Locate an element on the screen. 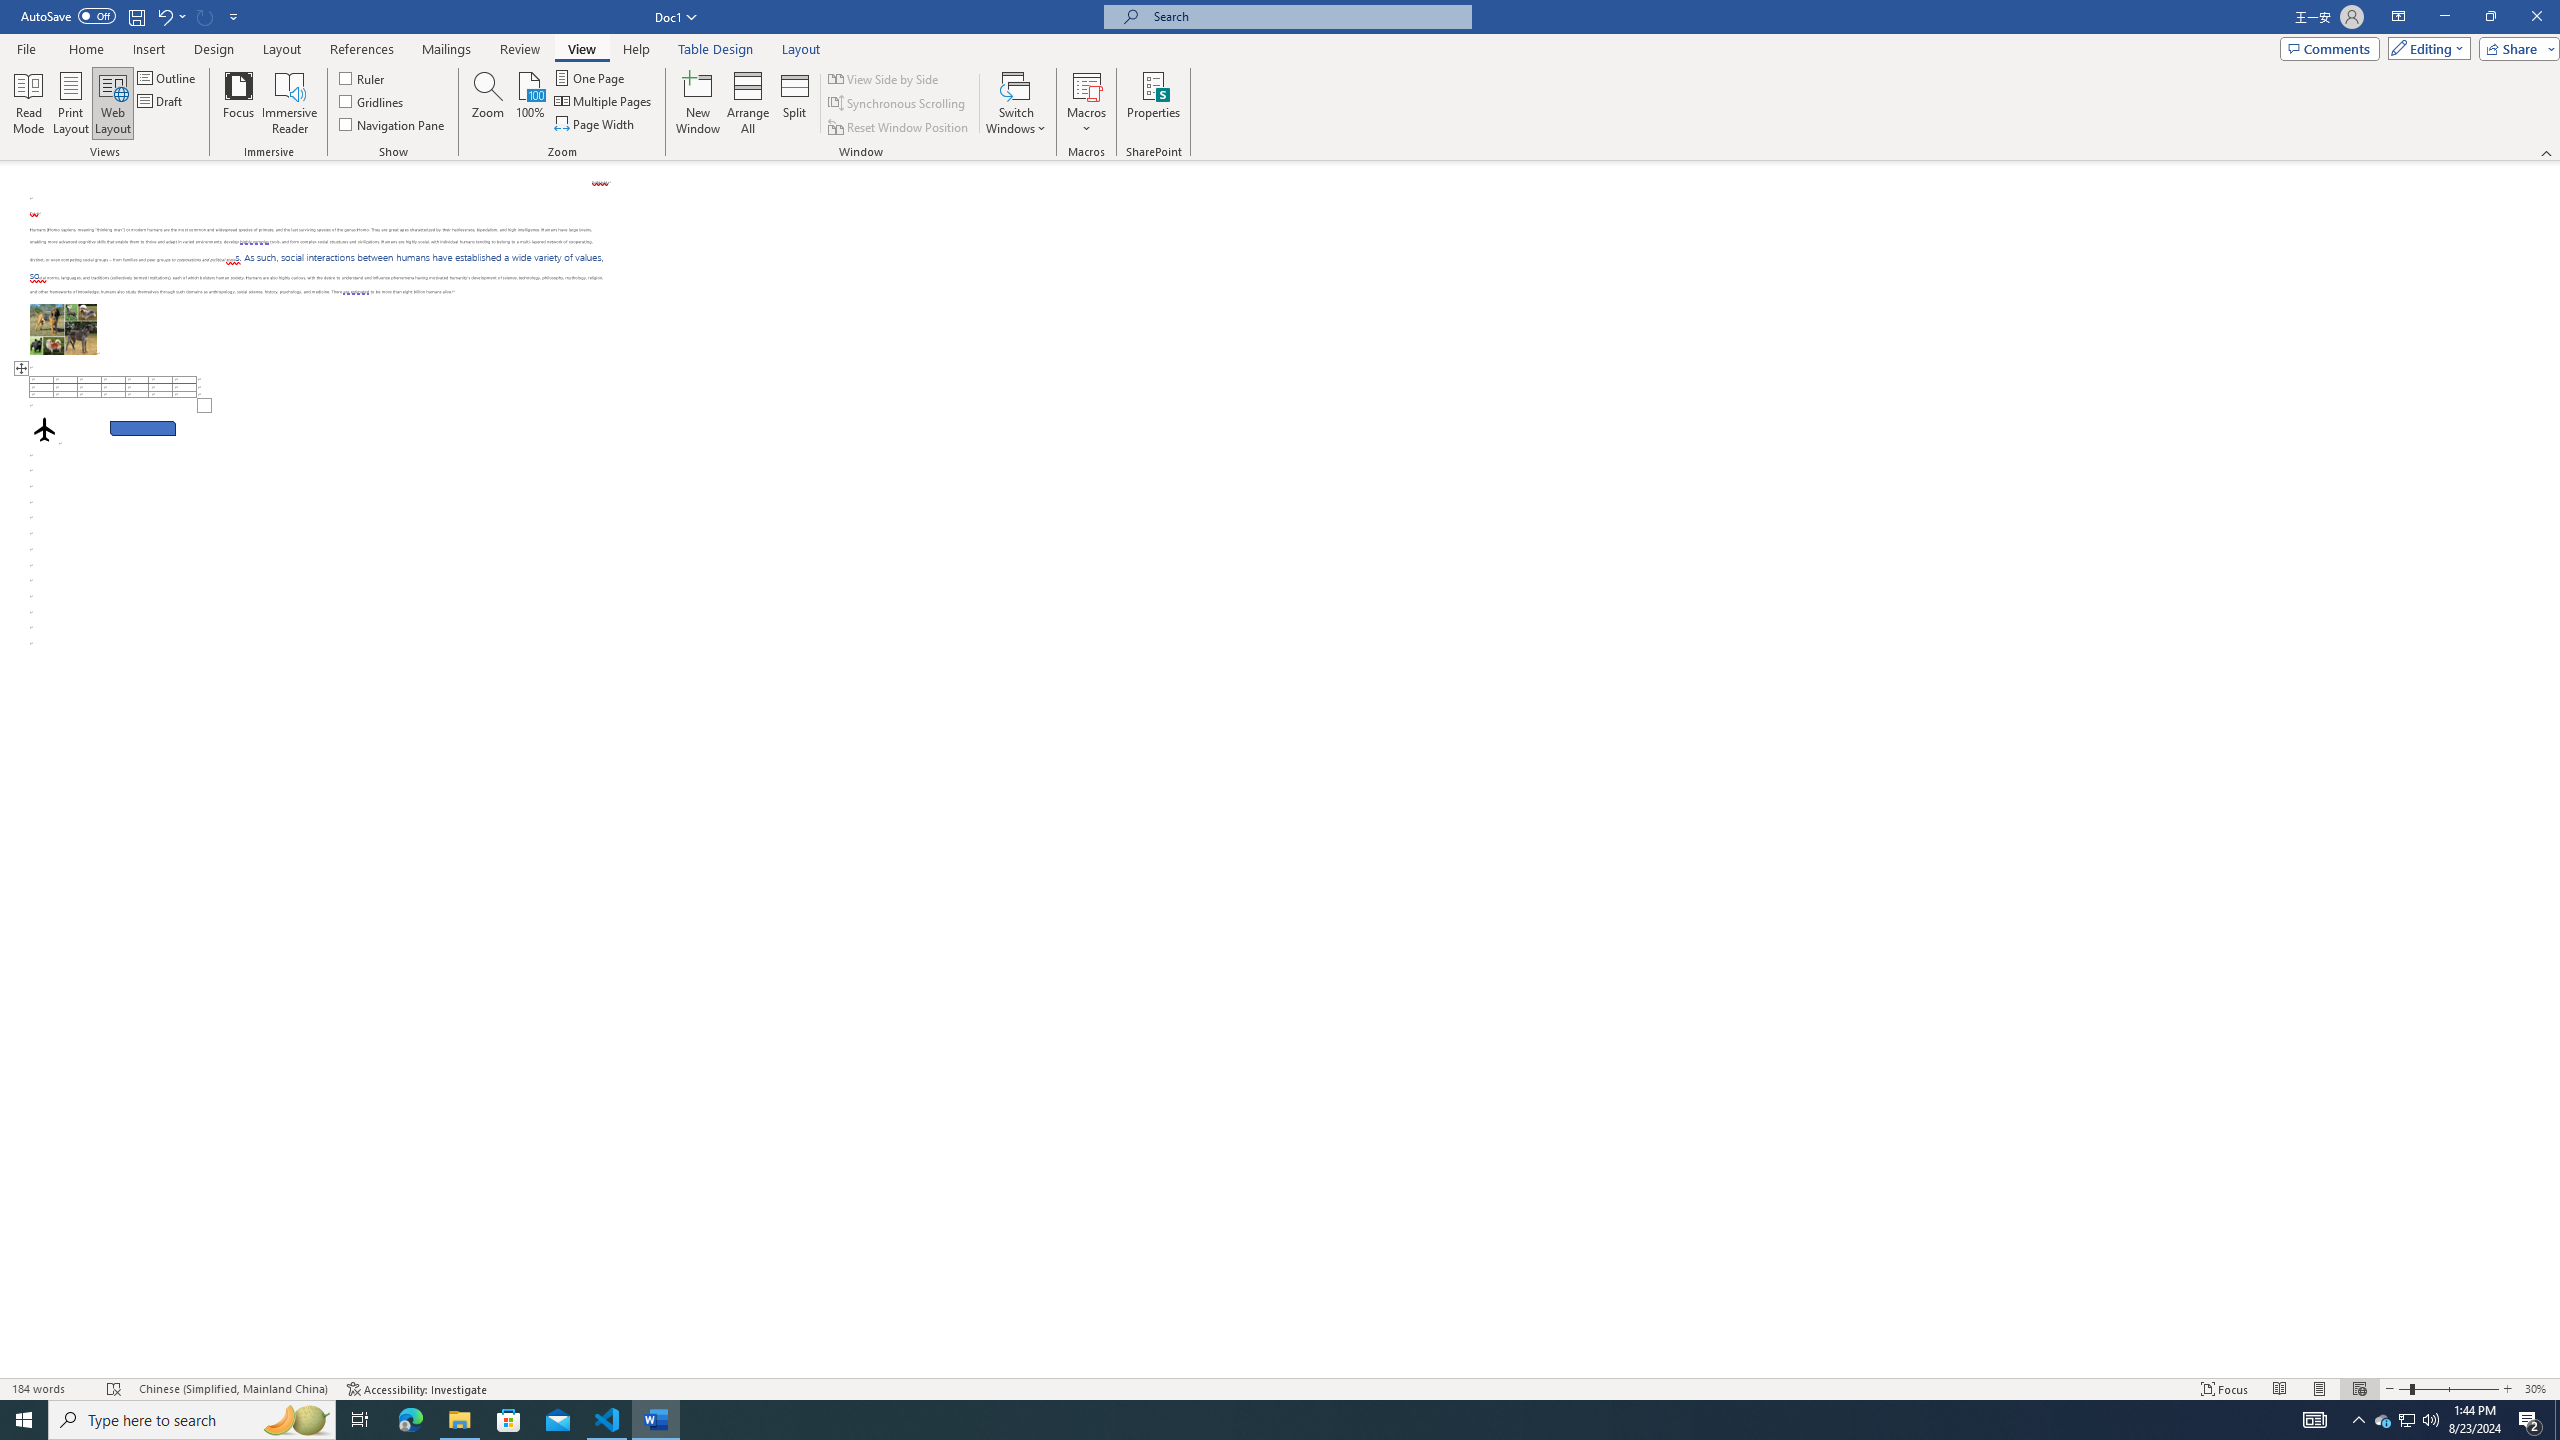 Image resolution: width=2560 pixels, height=1440 pixels. 'Synchronous Scrolling' is located at coordinates (897, 103).